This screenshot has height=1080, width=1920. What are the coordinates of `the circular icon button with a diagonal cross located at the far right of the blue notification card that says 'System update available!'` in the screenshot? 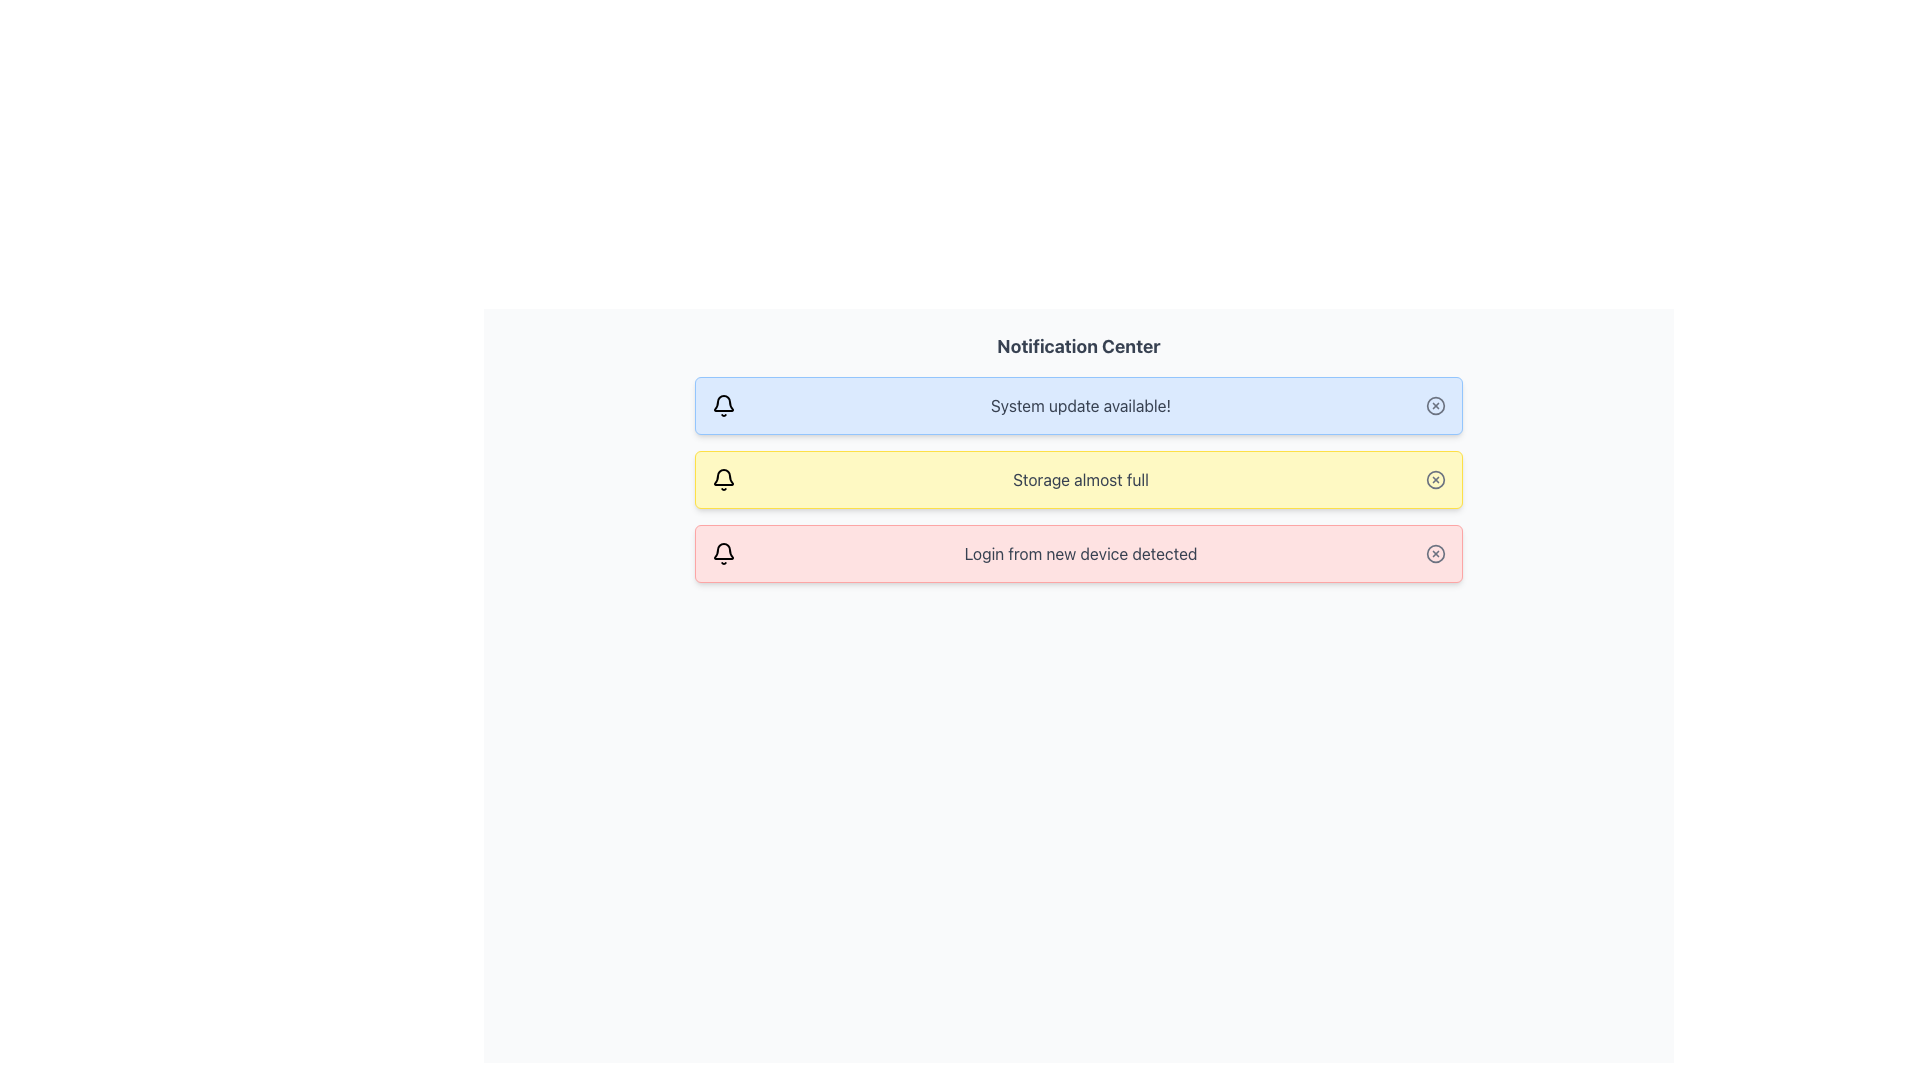 It's located at (1434, 405).